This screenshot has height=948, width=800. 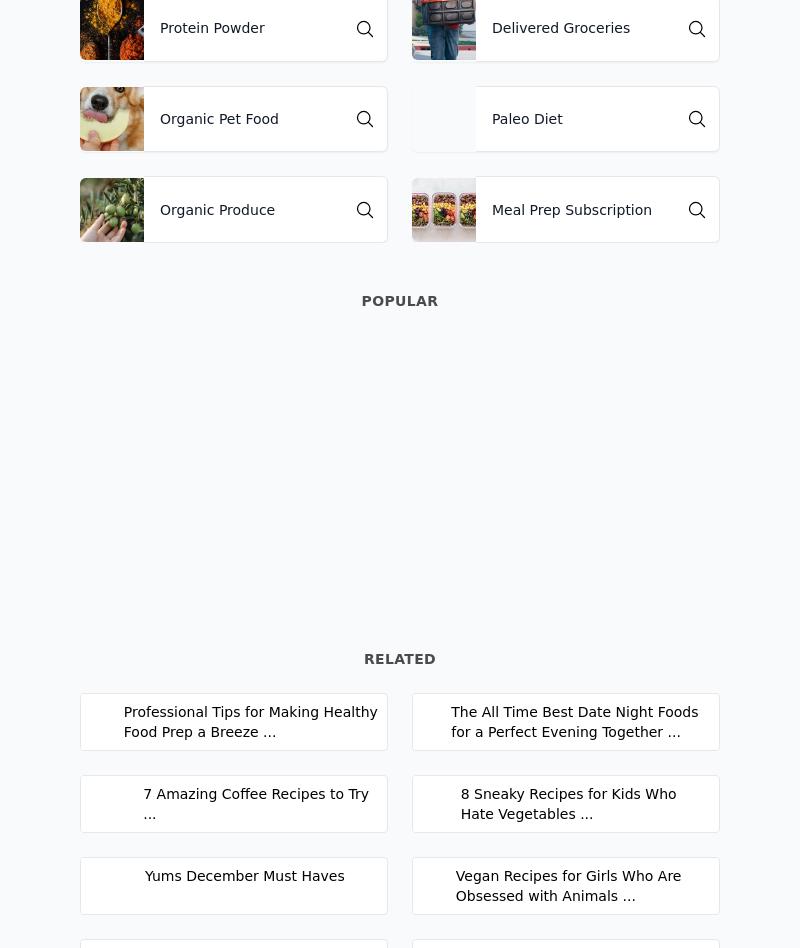 I want to click on 'Protein Powder', so click(x=212, y=27).